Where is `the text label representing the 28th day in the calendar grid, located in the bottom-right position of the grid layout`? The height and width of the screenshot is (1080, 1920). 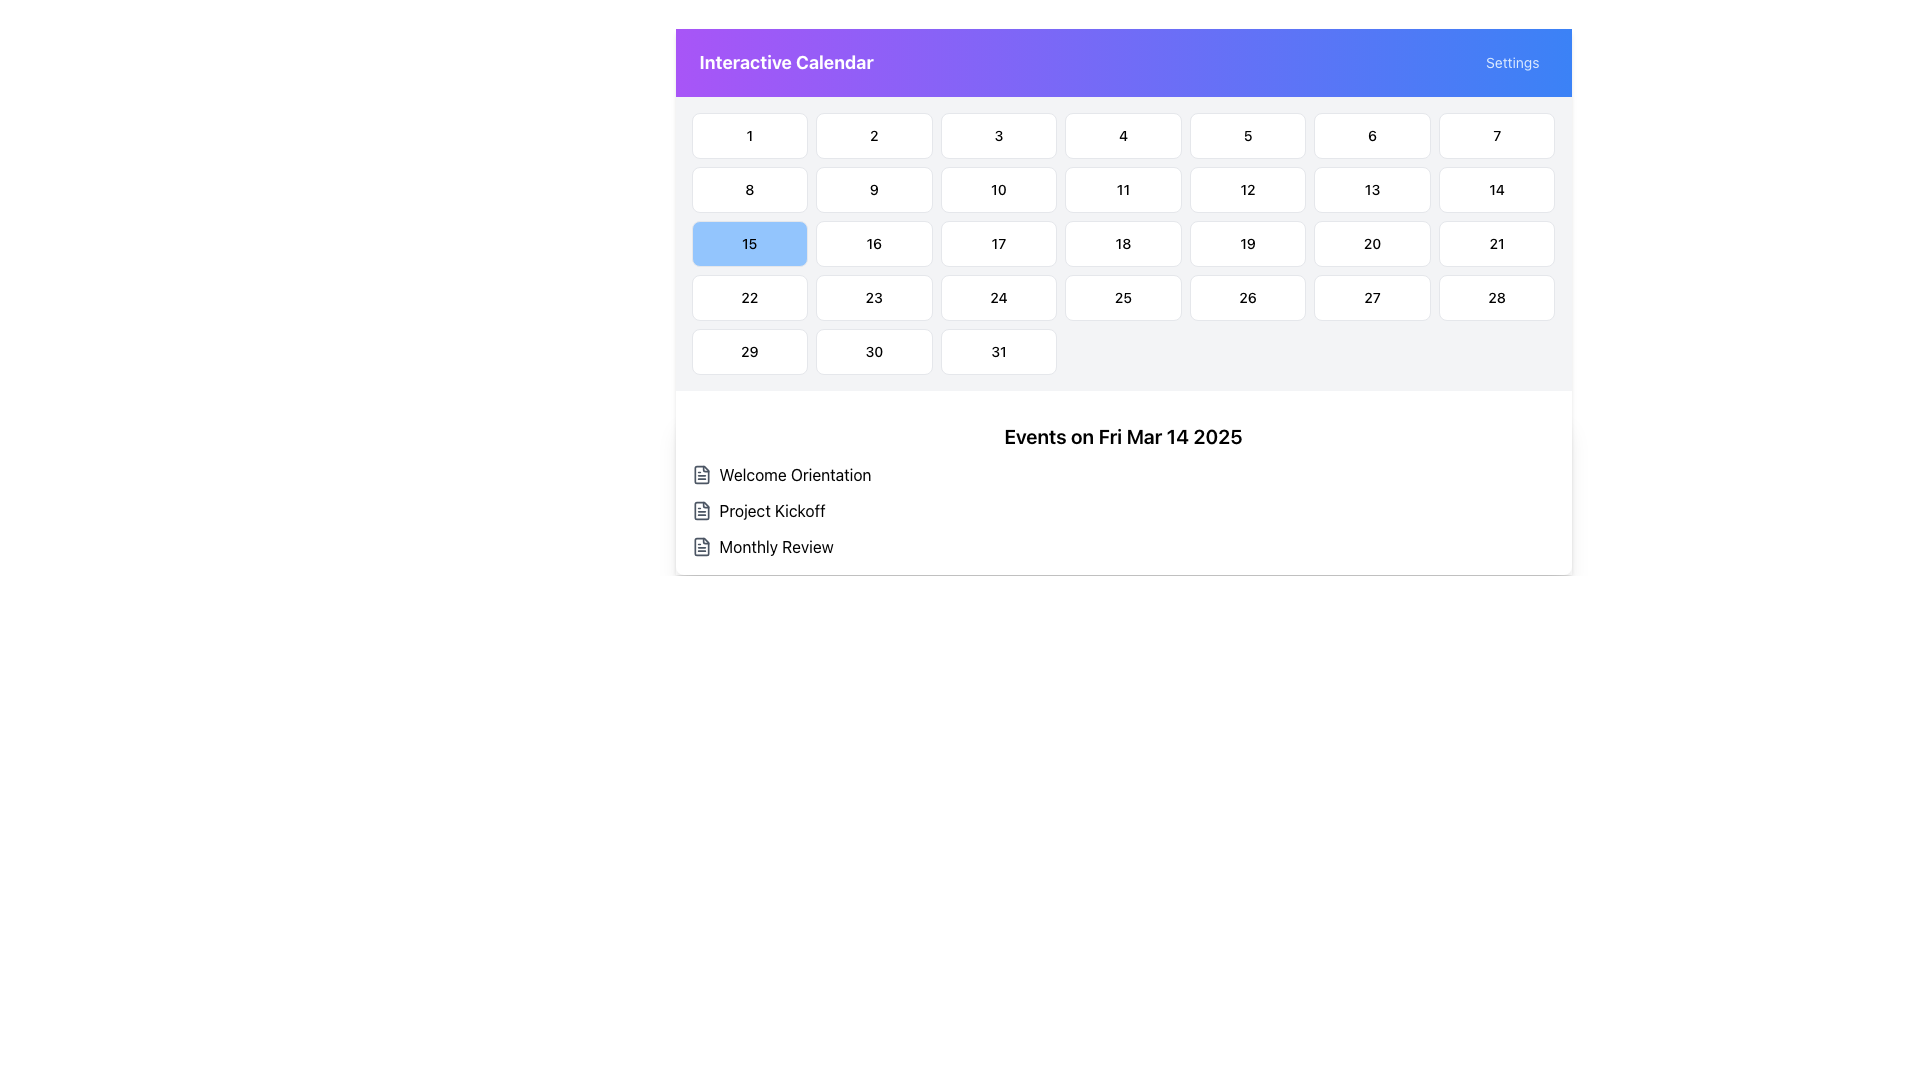 the text label representing the 28th day in the calendar grid, located in the bottom-right position of the grid layout is located at coordinates (1497, 297).